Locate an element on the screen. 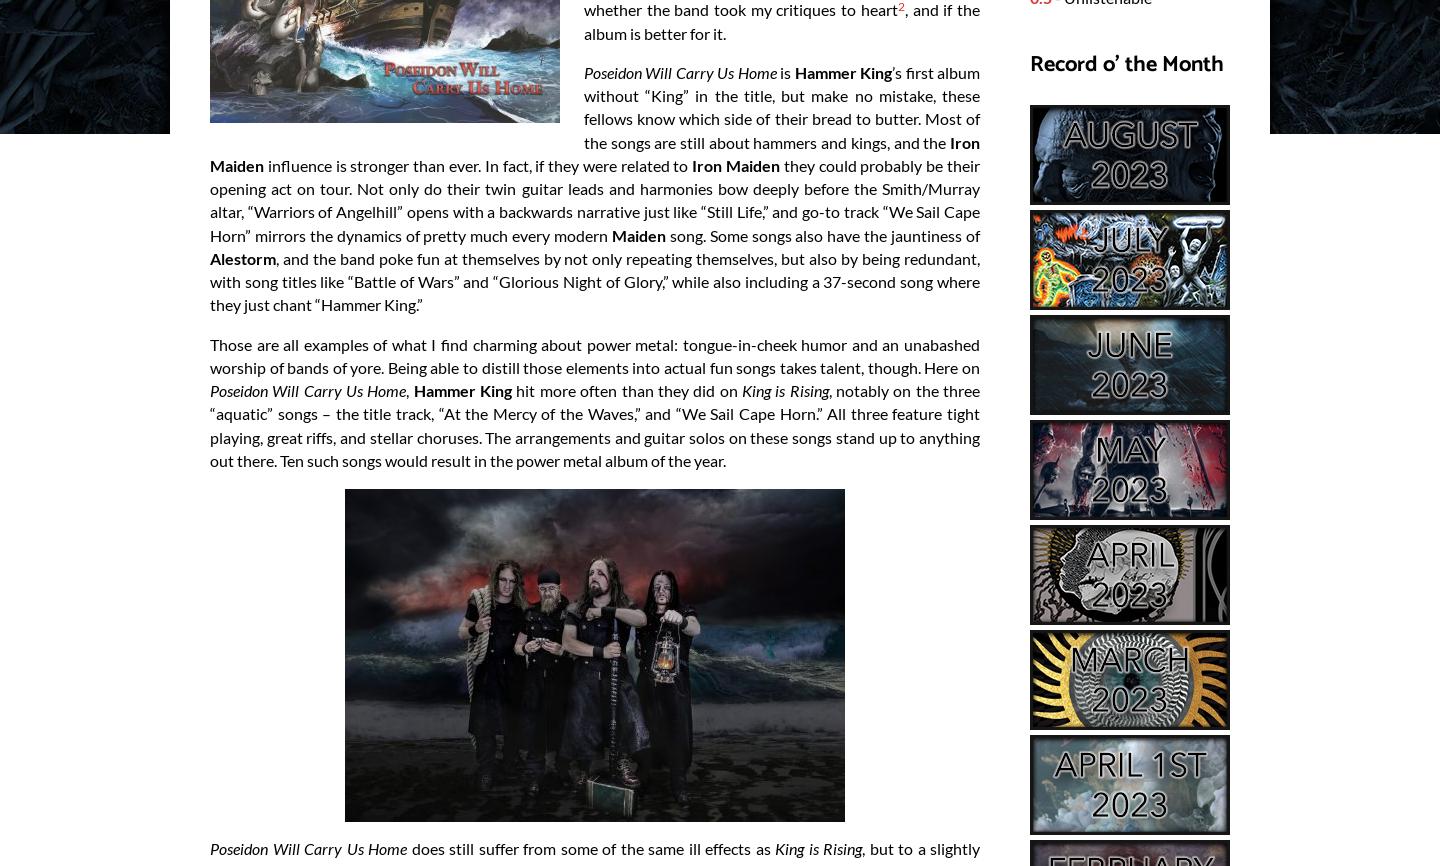  'is' is located at coordinates (786, 71).